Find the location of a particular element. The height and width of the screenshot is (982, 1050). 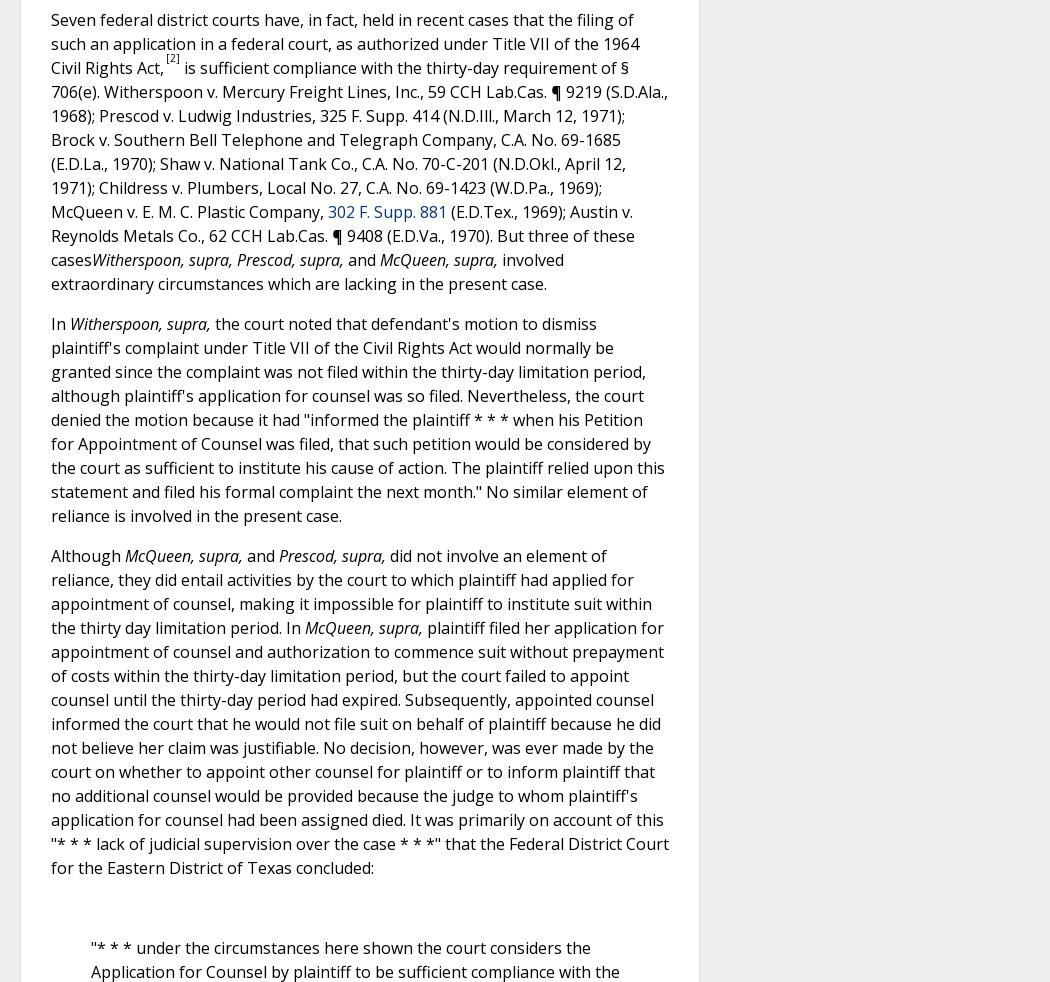

'302 F. Supp. 881' is located at coordinates (387, 210).